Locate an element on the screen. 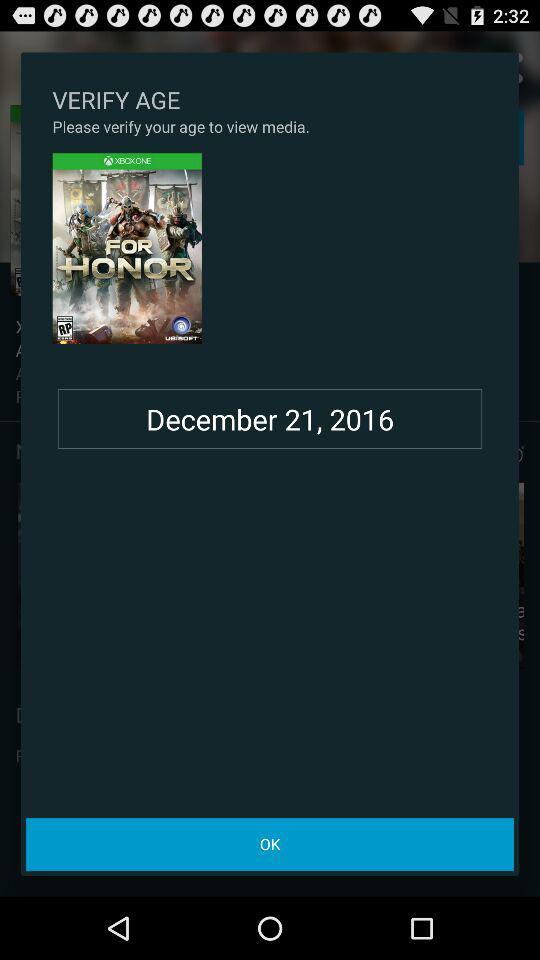 Image resolution: width=540 pixels, height=960 pixels. the december 21, 2016 item is located at coordinates (270, 418).